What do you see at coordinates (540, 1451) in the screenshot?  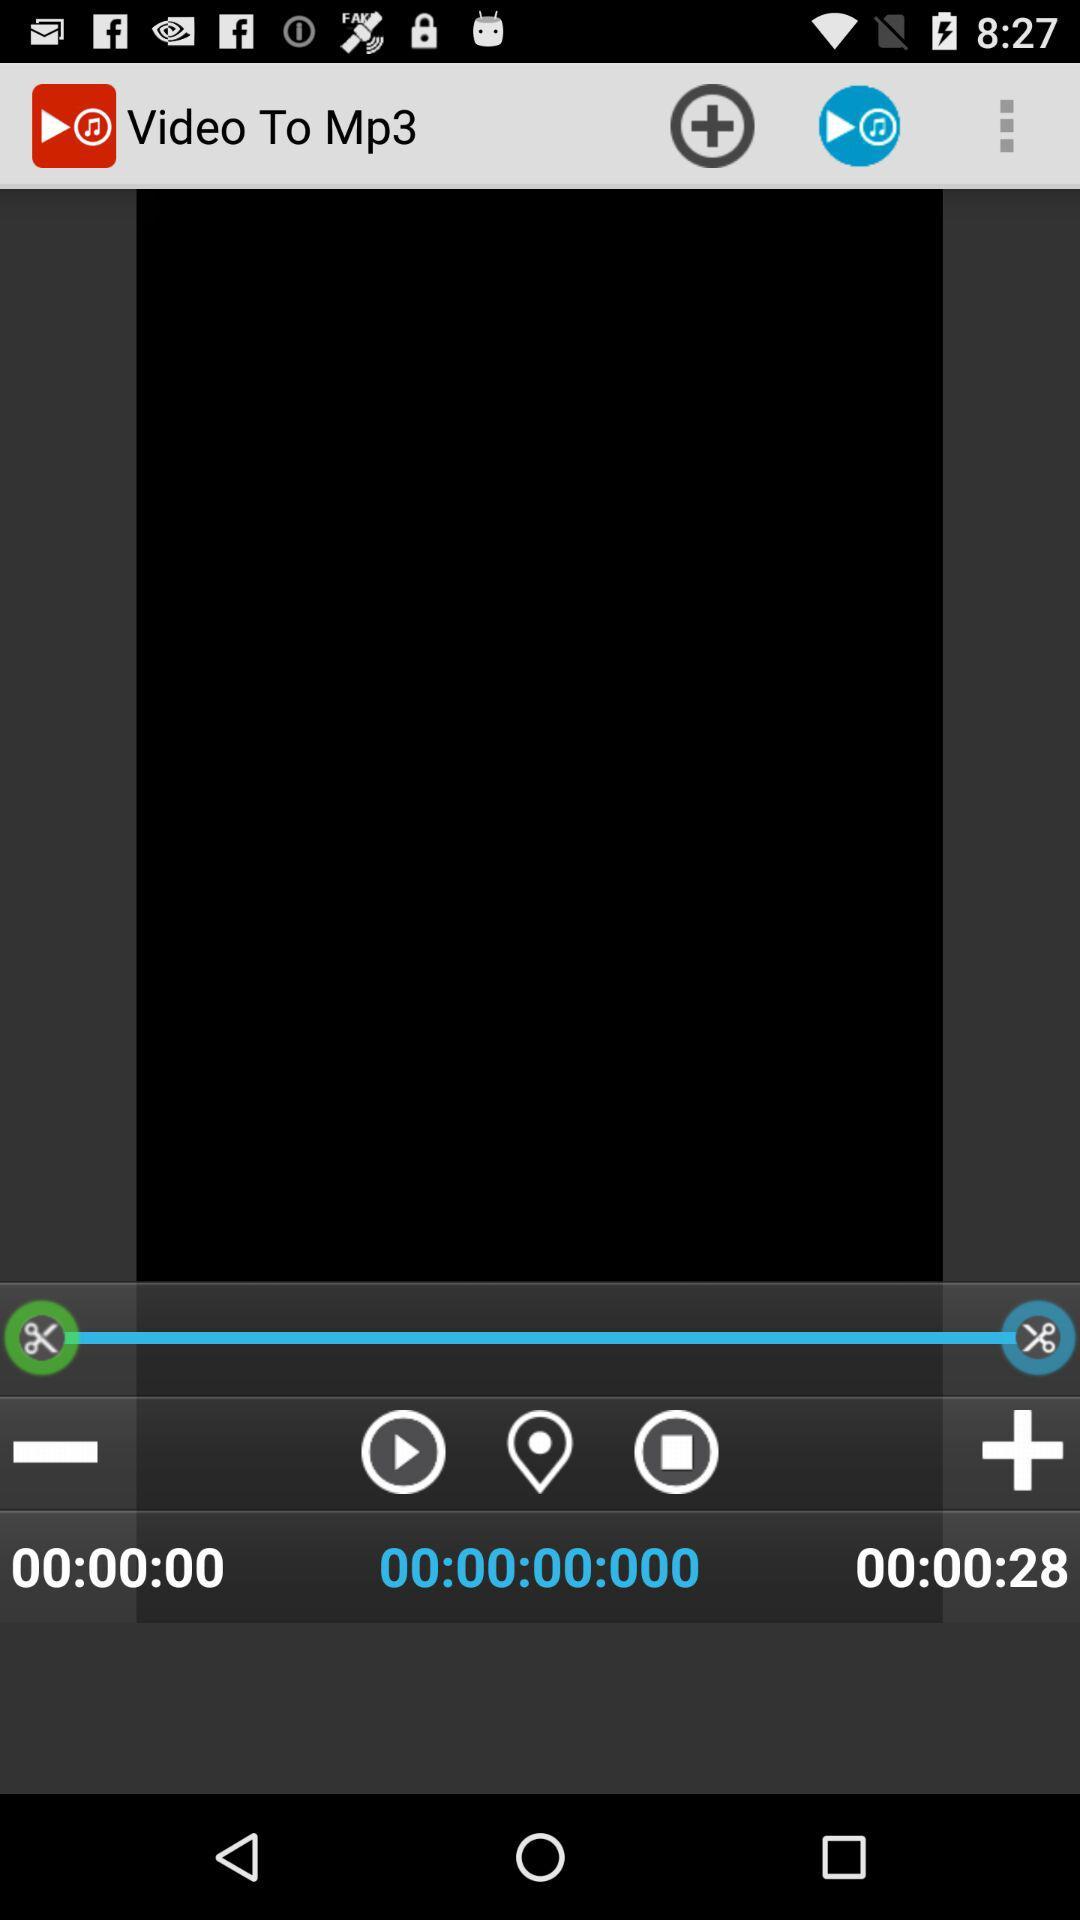 I see `app above the 00 00 00` at bounding box center [540, 1451].